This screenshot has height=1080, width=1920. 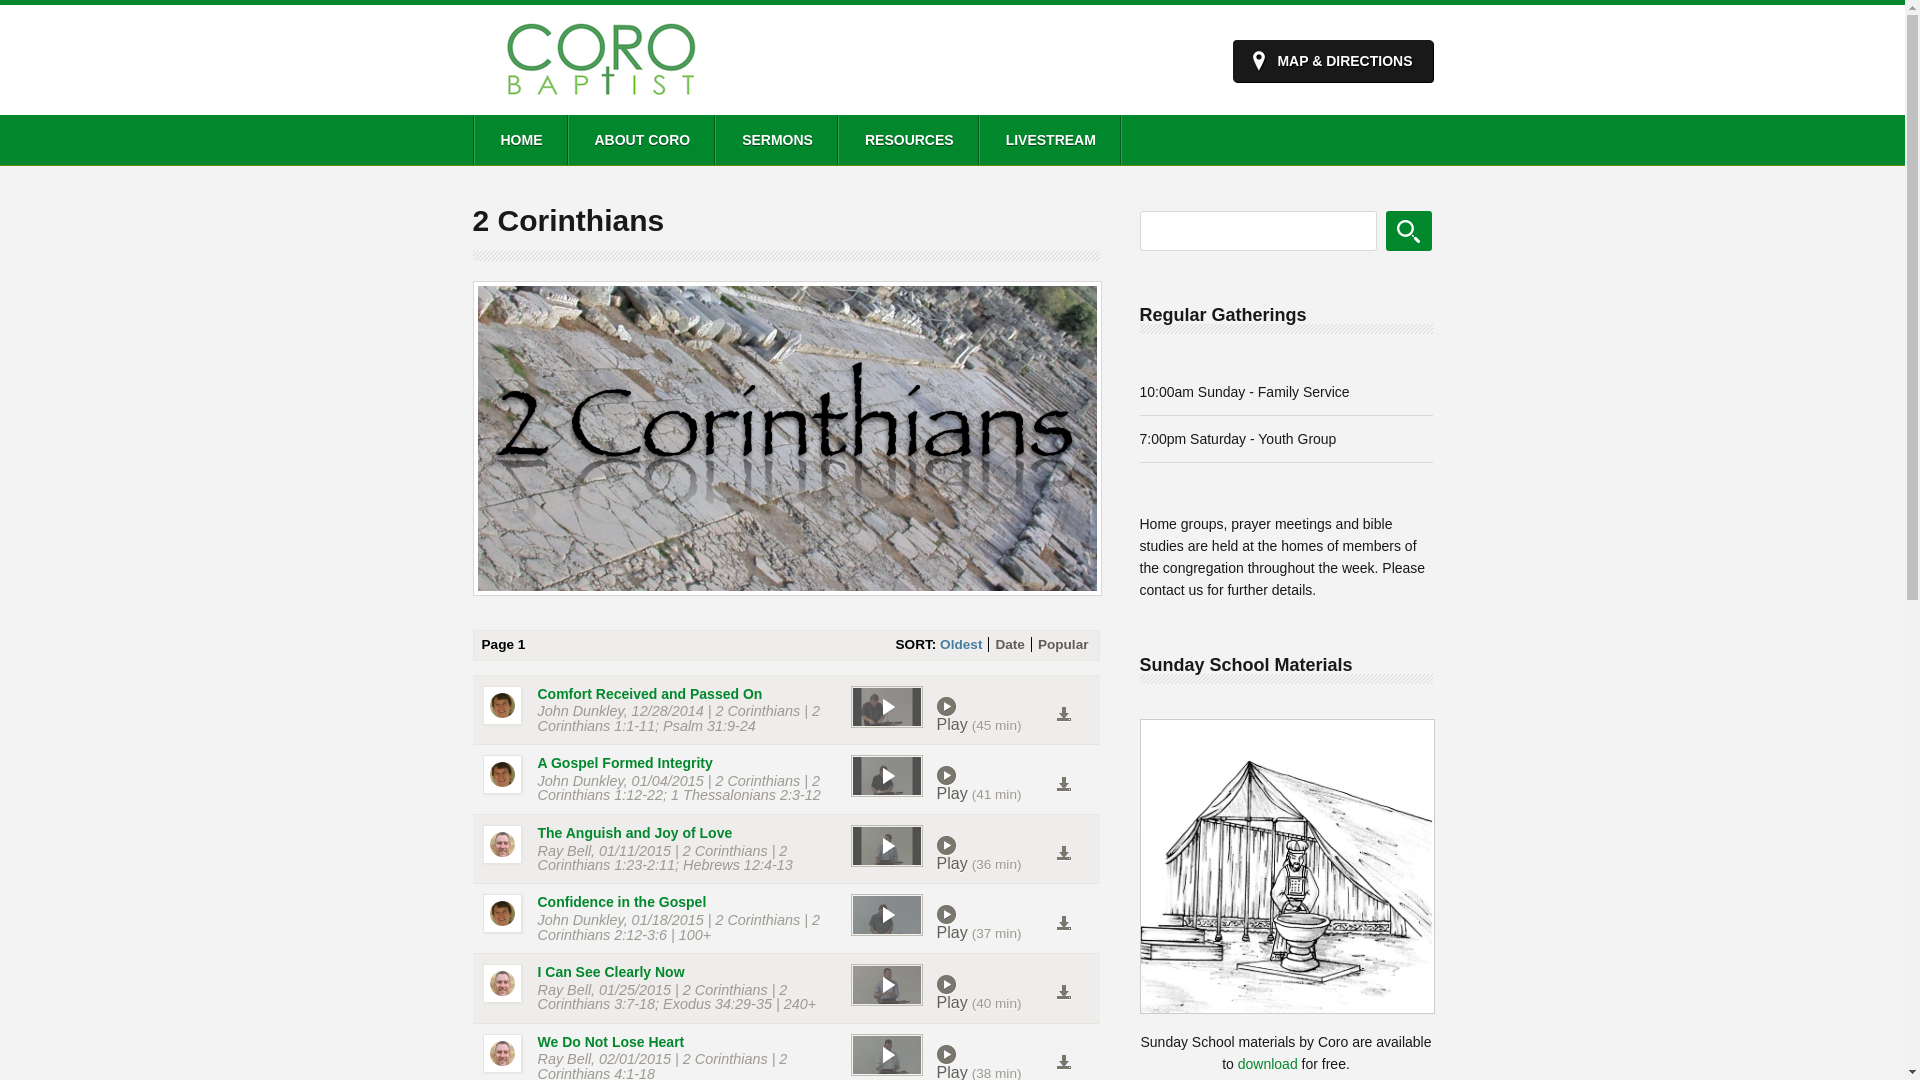 What do you see at coordinates (836, 138) in the screenshot?
I see `'RESOURCES'` at bounding box center [836, 138].